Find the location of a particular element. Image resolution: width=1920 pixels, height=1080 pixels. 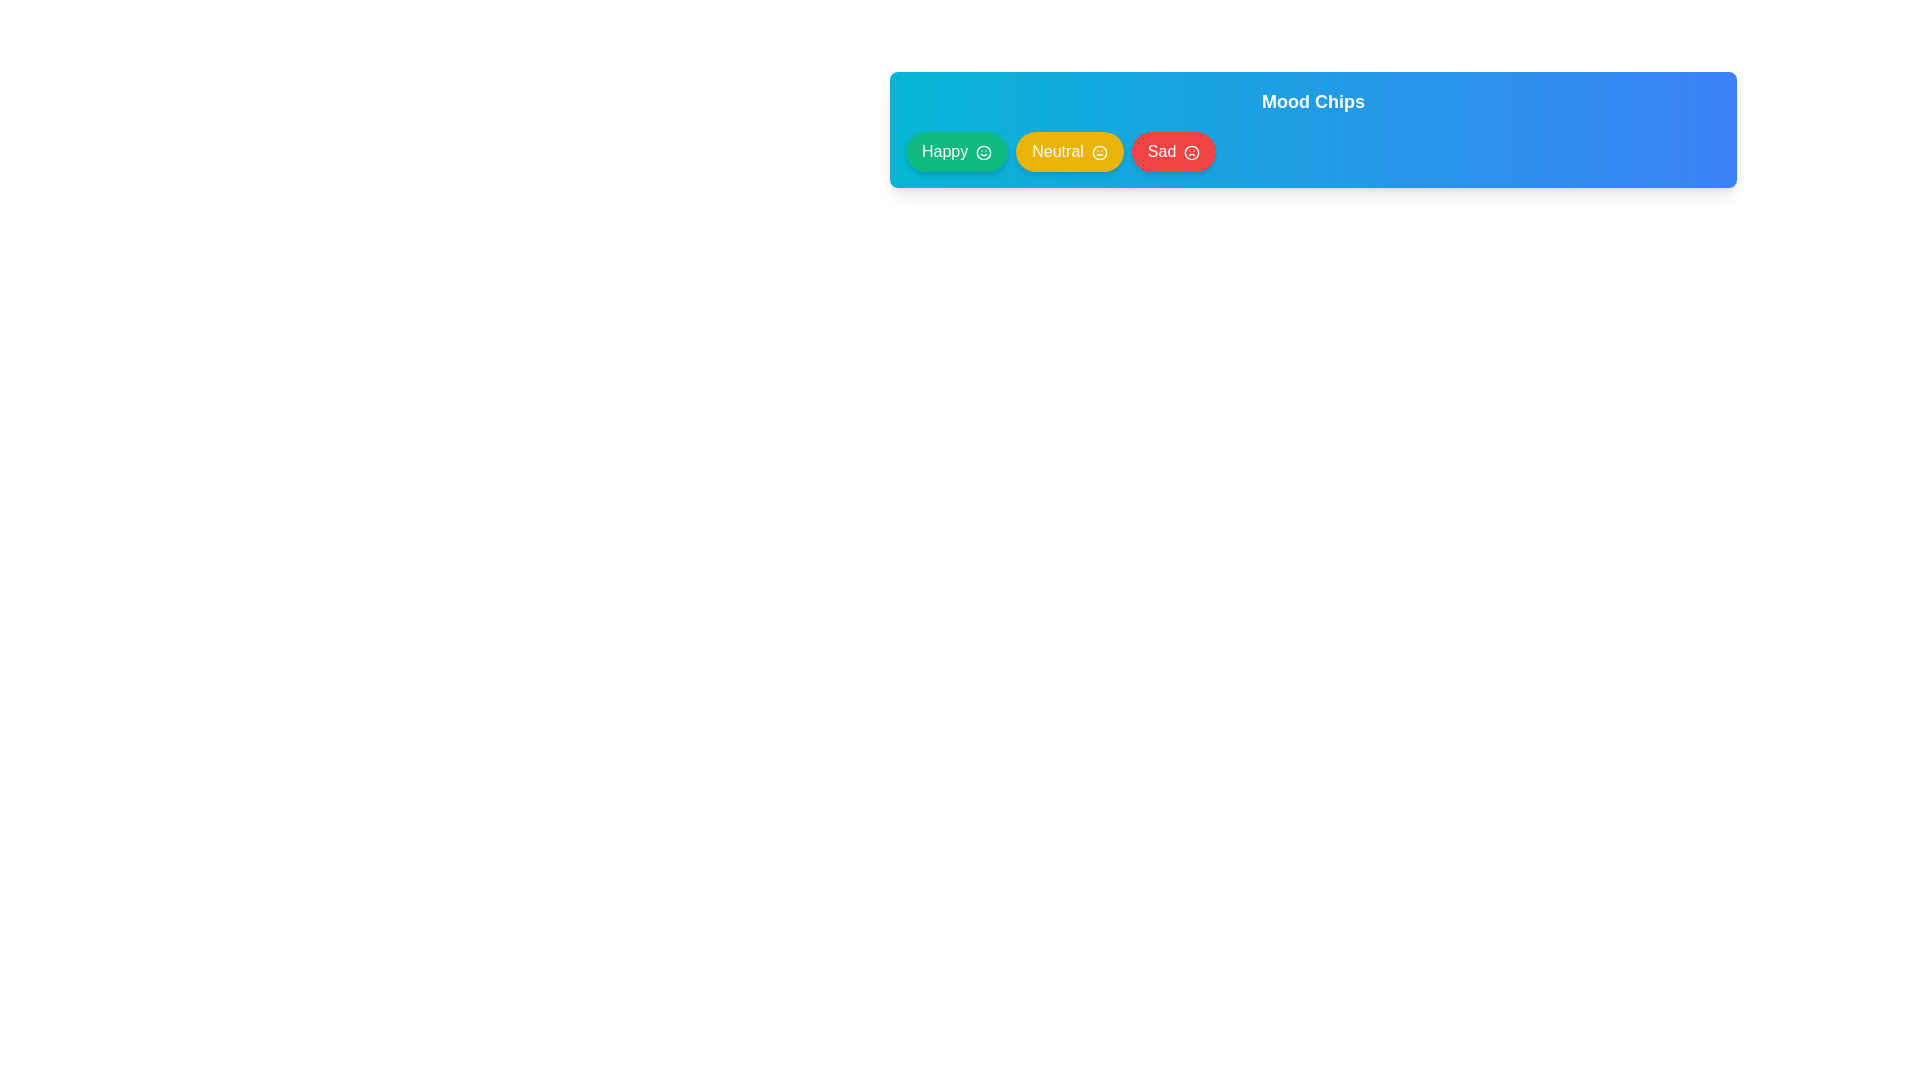

the 'Neutral' text node, which is centrally aligned within a yellow button in a group of mood selection buttons is located at coordinates (1057, 150).